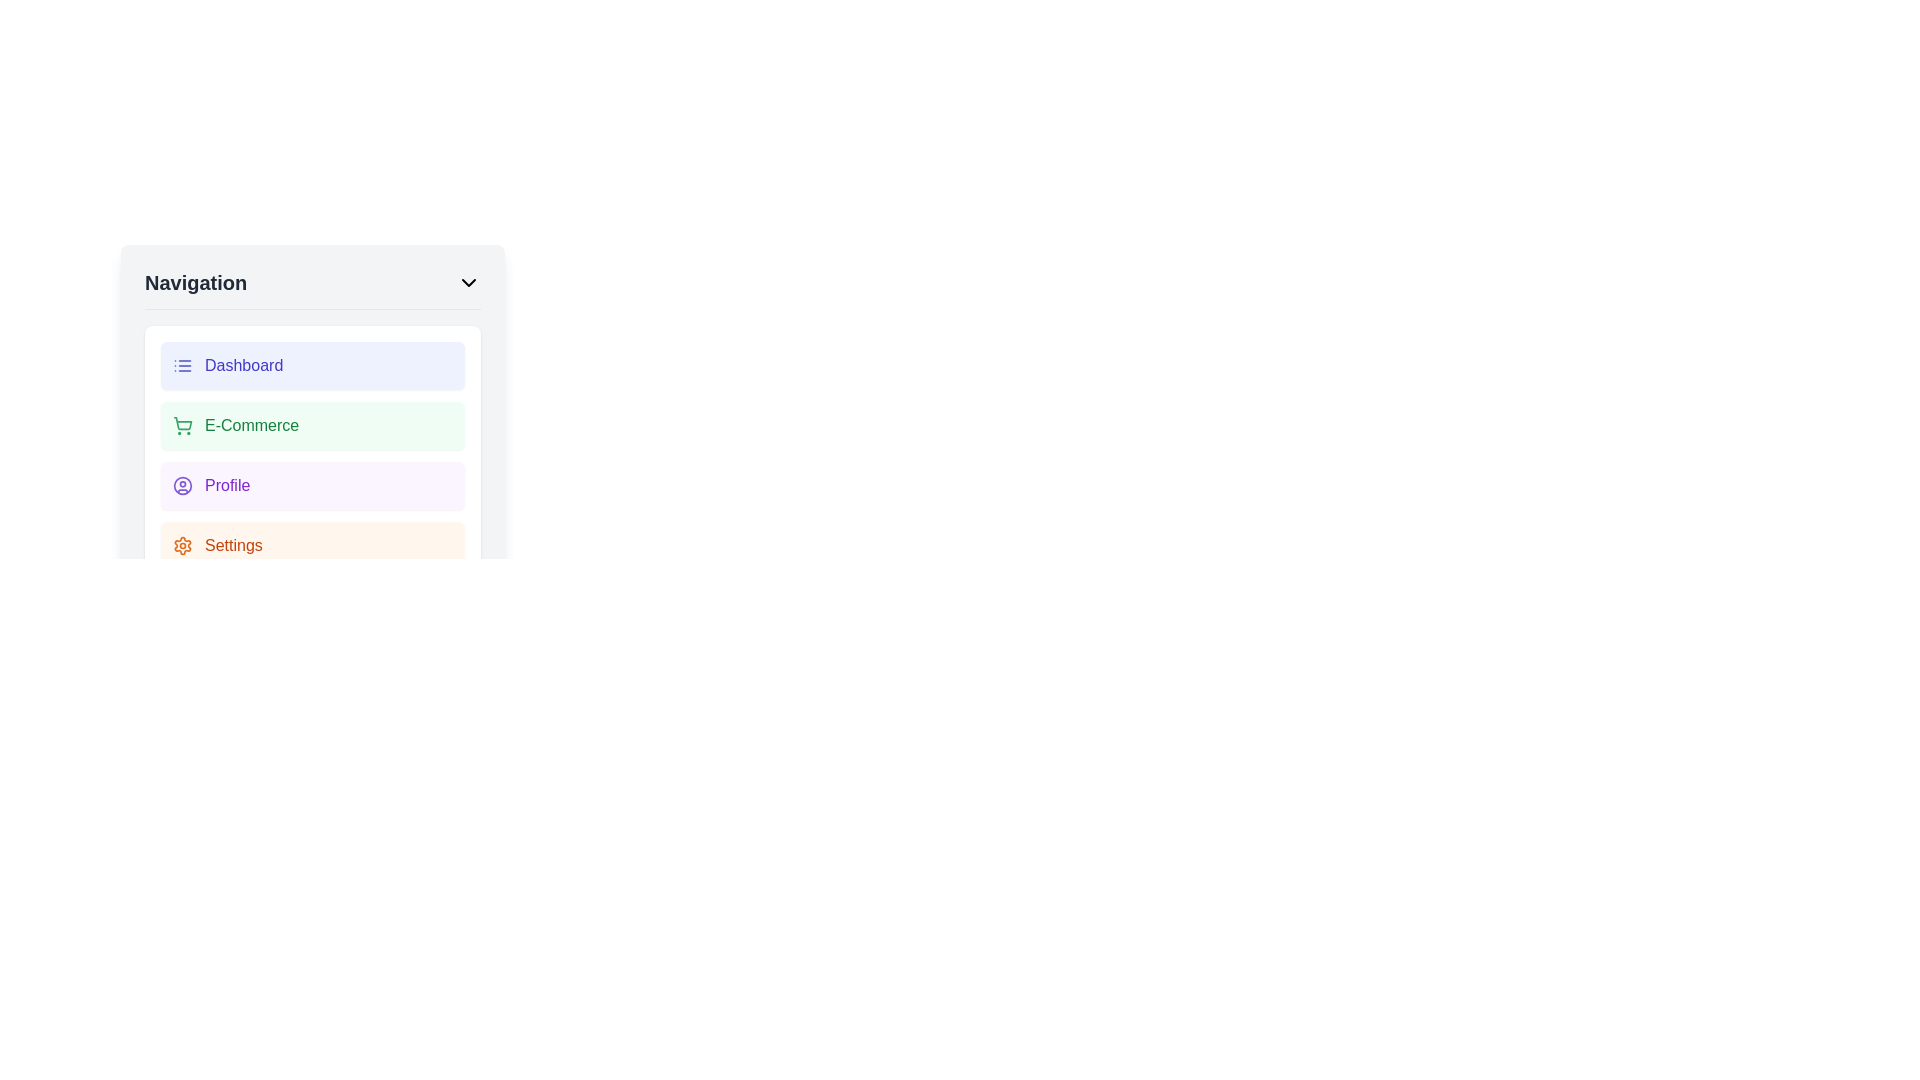  Describe the element at coordinates (182, 546) in the screenshot. I see `the gear/settings icon in the vertical navigation menu` at that location.